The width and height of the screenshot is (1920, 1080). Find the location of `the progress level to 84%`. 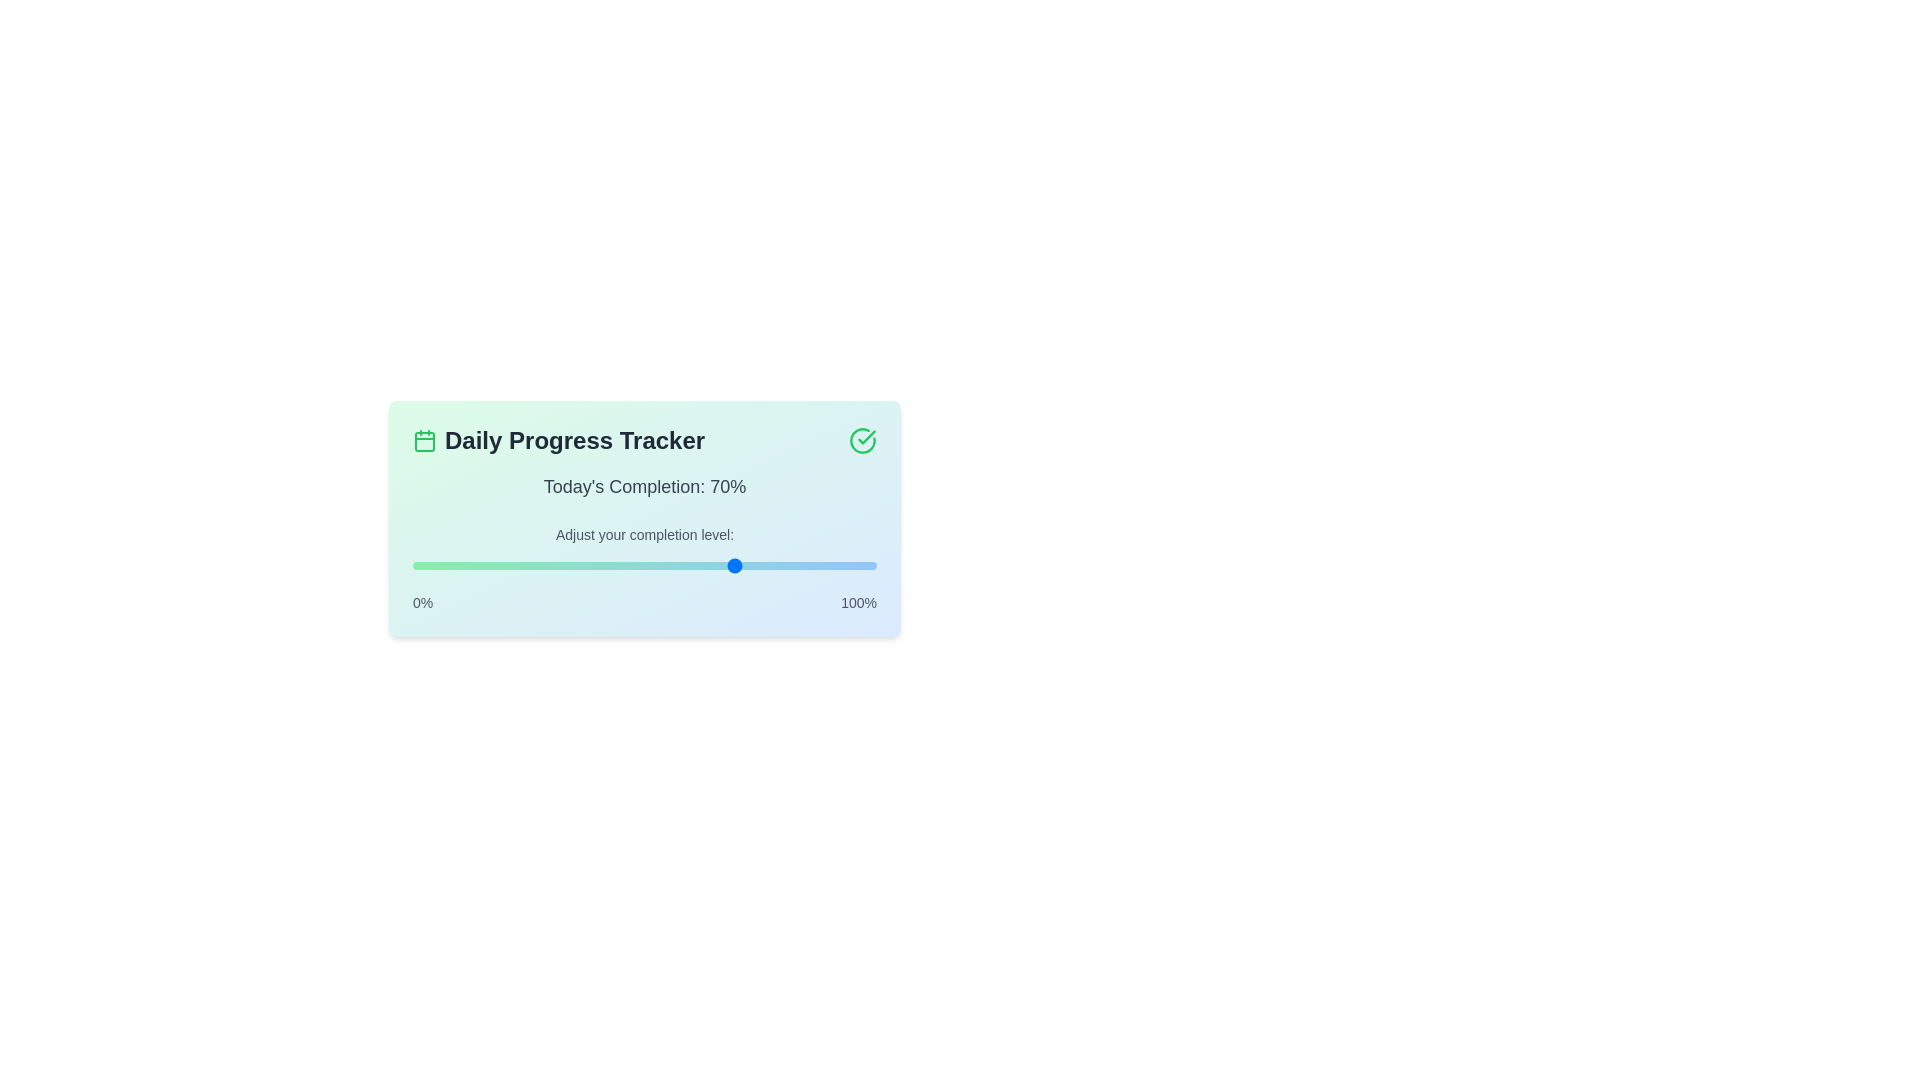

the progress level to 84% is located at coordinates (802, 566).